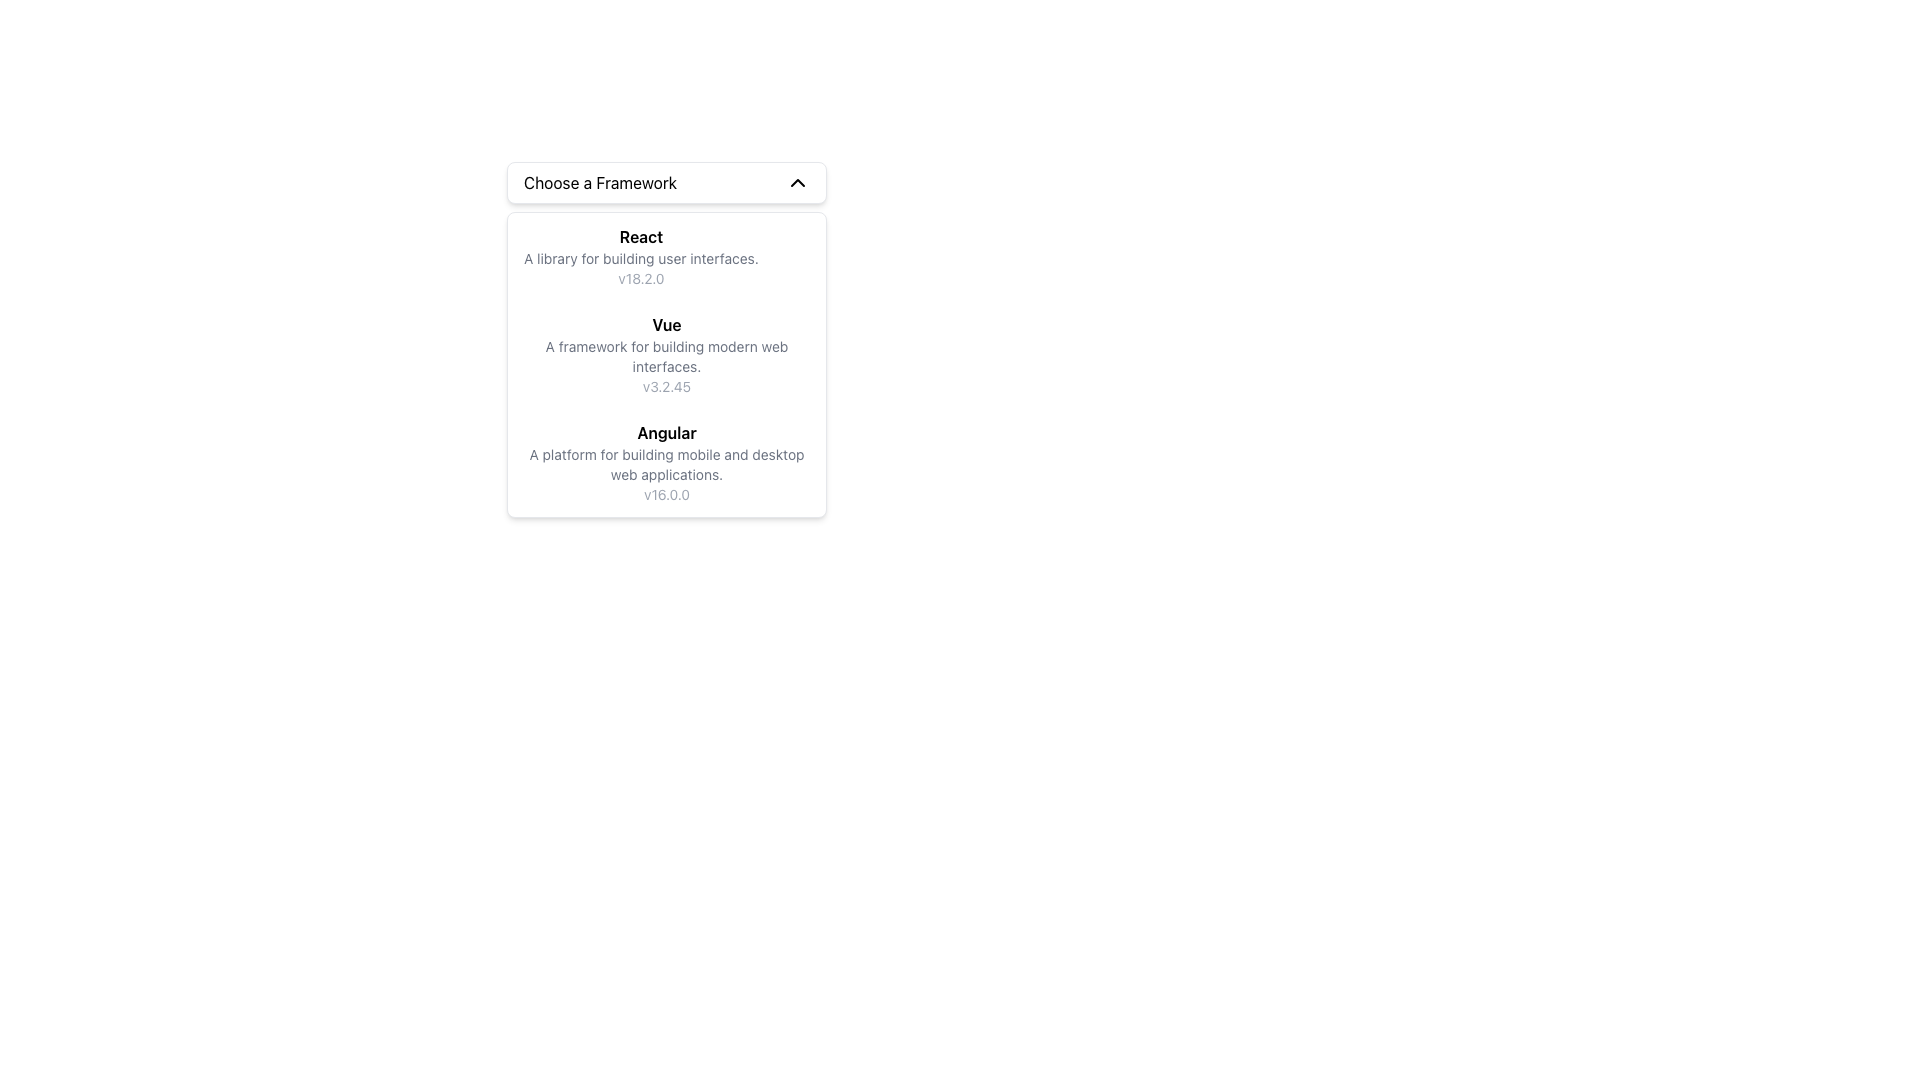  I want to click on the 'Angular' list item, which is the third item in the dropdown labeled 'Choose a Framework', so click(667, 462).